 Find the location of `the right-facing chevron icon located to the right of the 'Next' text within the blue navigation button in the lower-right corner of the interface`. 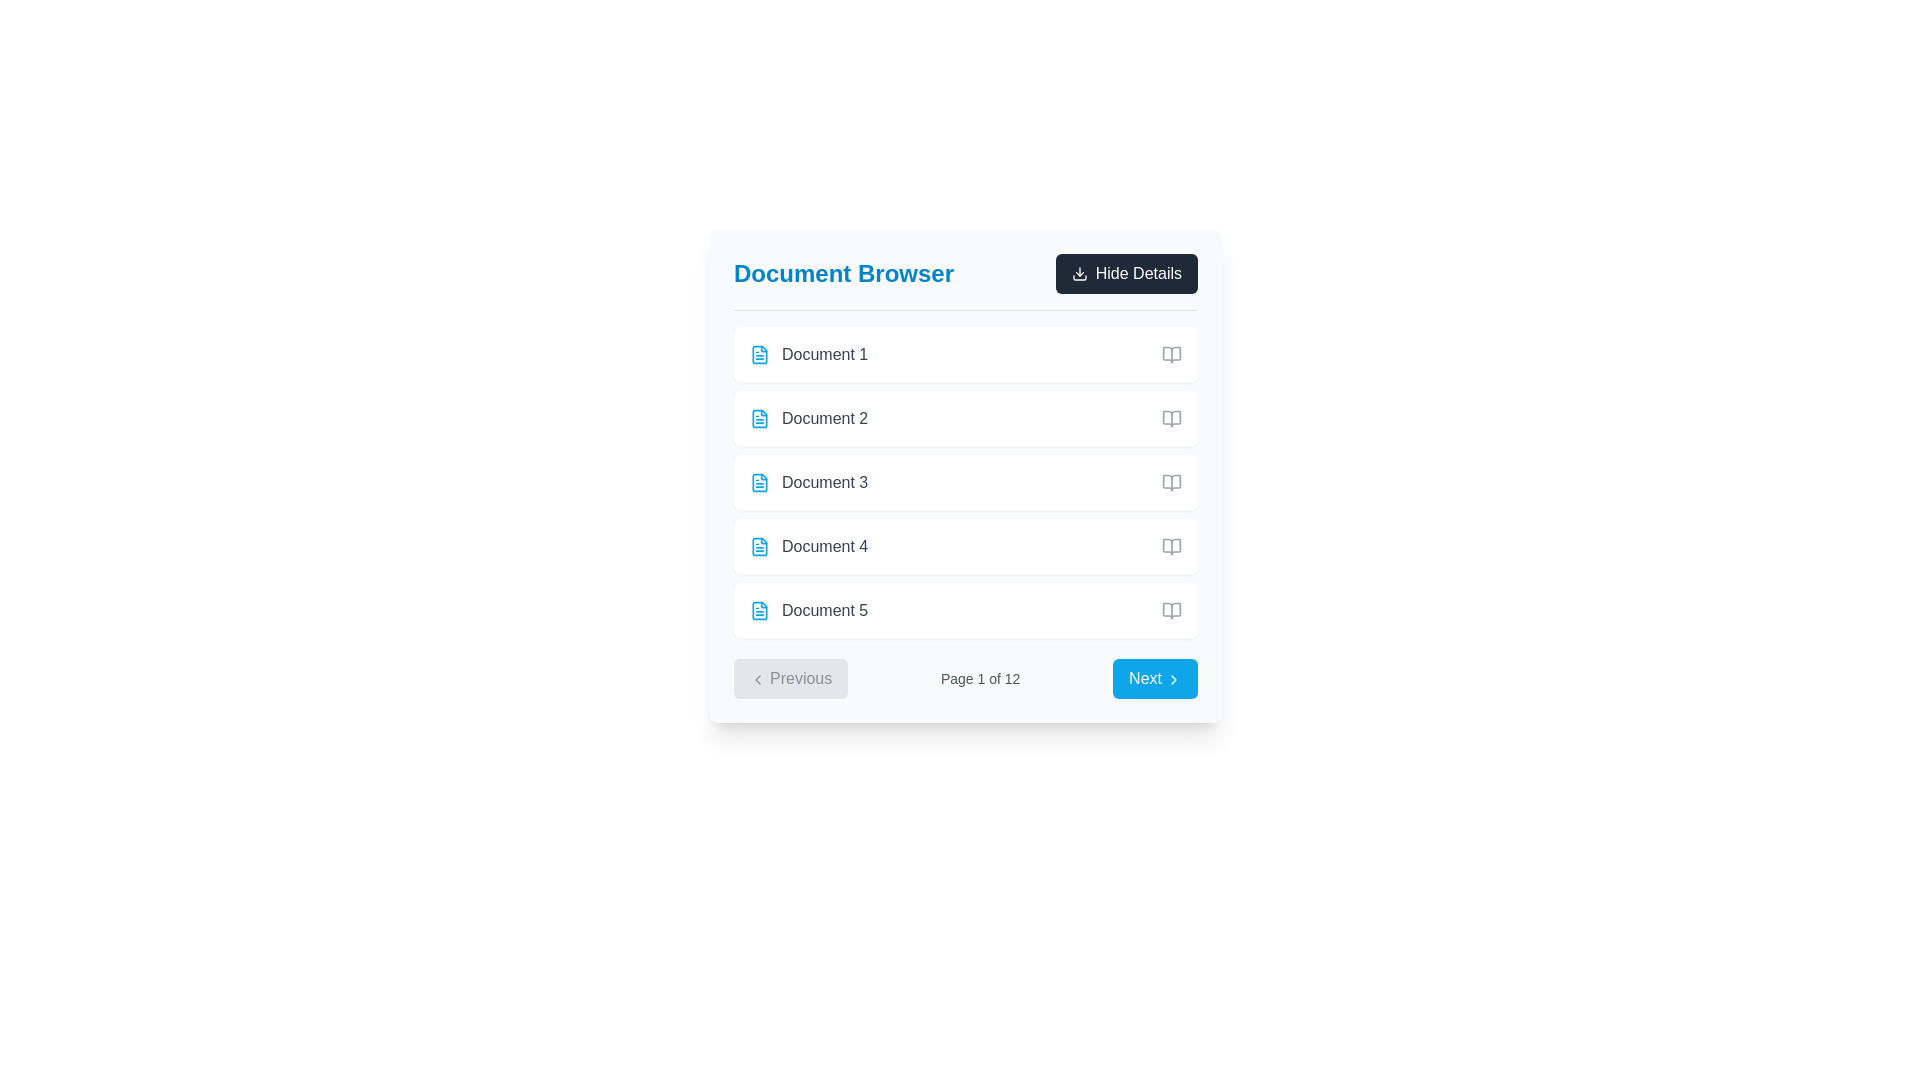

the right-facing chevron icon located to the right of the 'Next' text within the blue navigation button in the lower-right corner of the interface is located at coordinates (1174, 677).